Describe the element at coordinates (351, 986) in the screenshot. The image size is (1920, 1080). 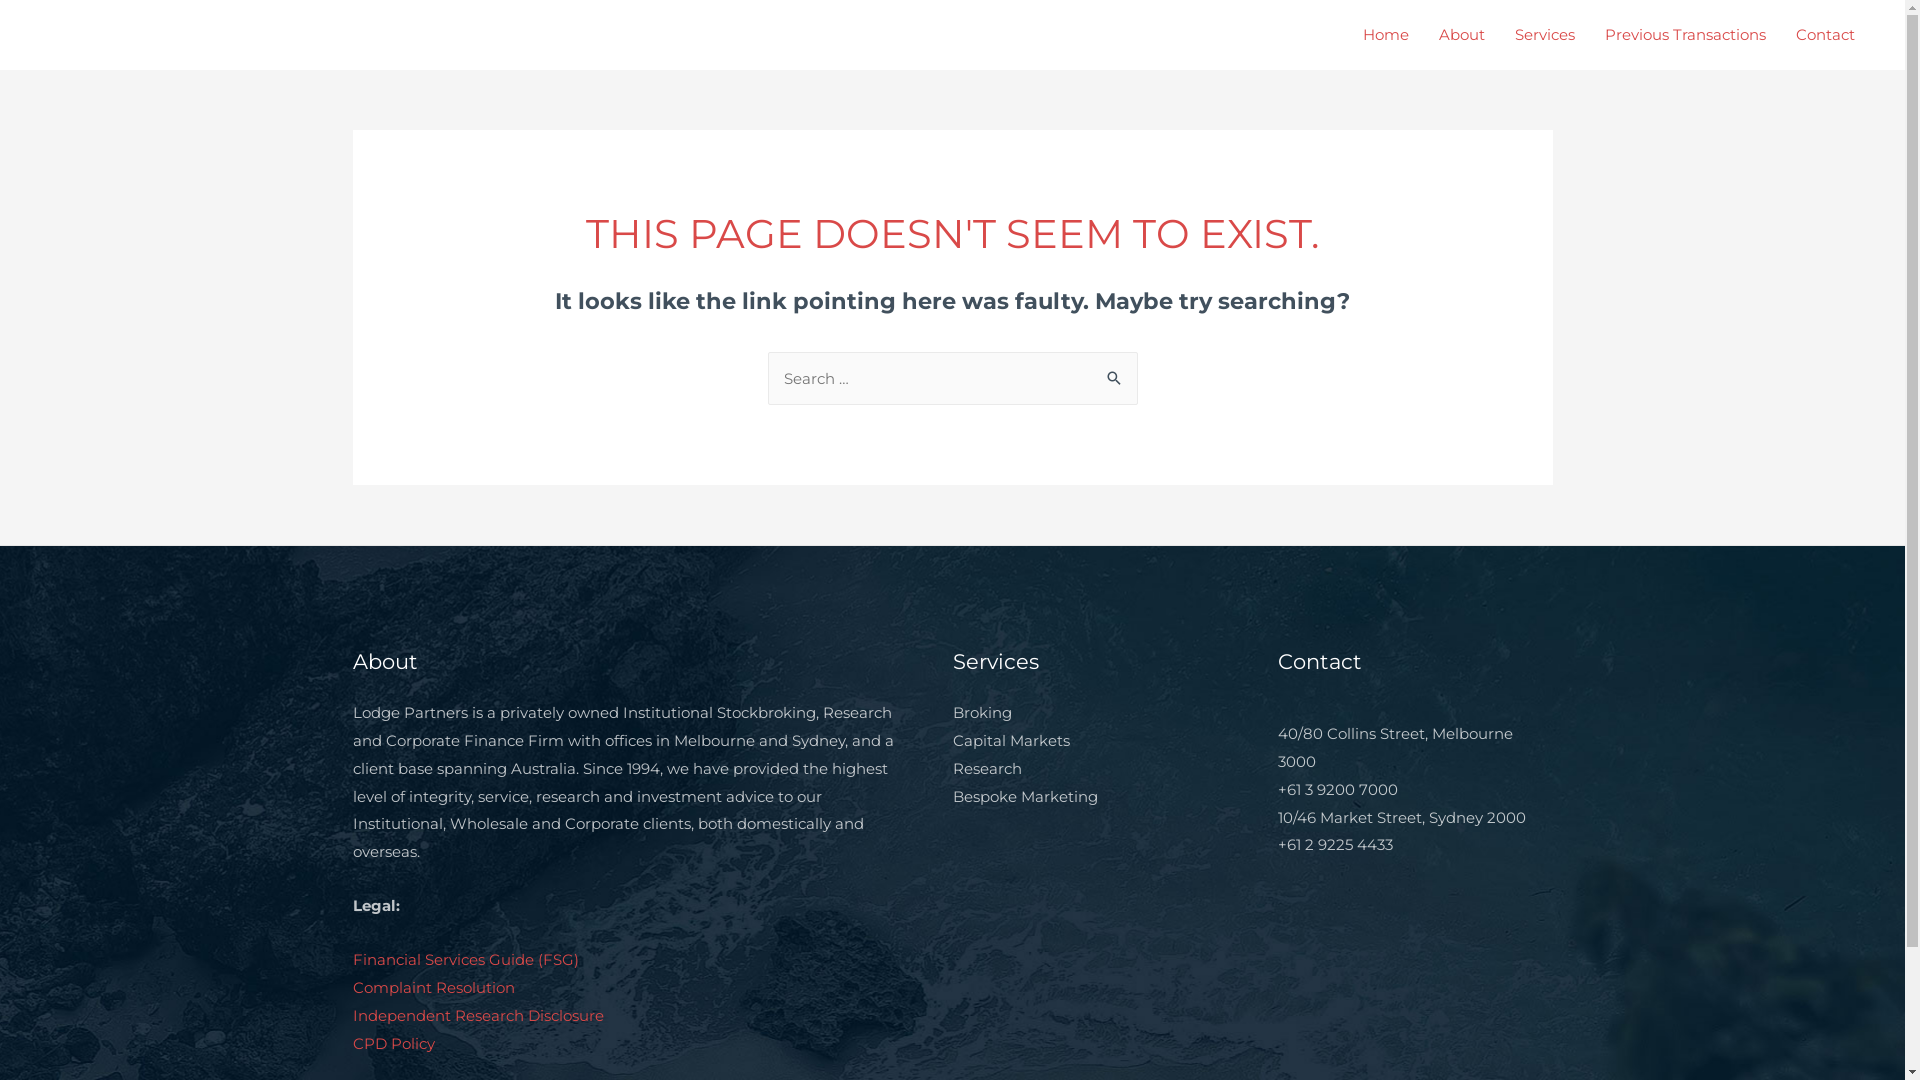
I see `'Complaint Resolution'` at that location.